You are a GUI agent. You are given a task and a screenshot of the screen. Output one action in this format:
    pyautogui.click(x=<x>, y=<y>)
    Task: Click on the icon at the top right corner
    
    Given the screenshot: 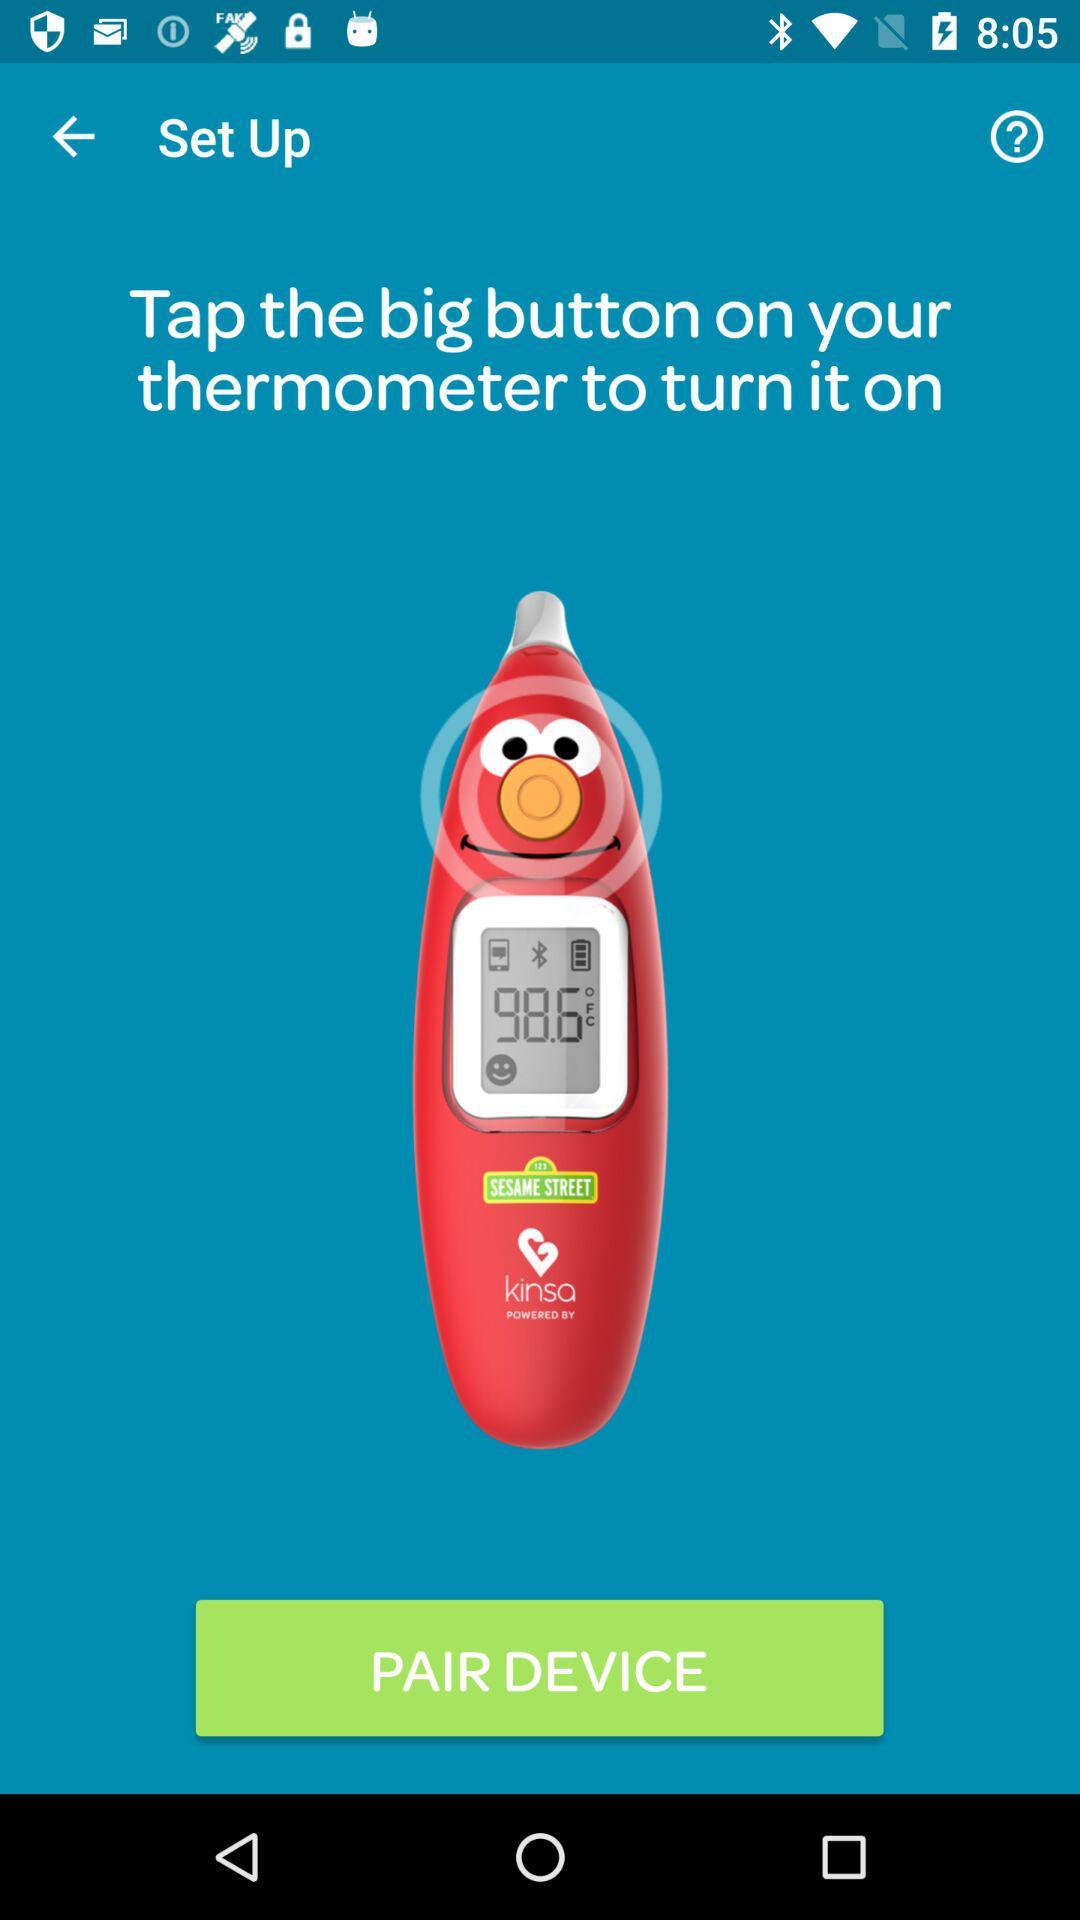 What is the action you would take?
    pyautogui.click(x=1017, y=135)
    